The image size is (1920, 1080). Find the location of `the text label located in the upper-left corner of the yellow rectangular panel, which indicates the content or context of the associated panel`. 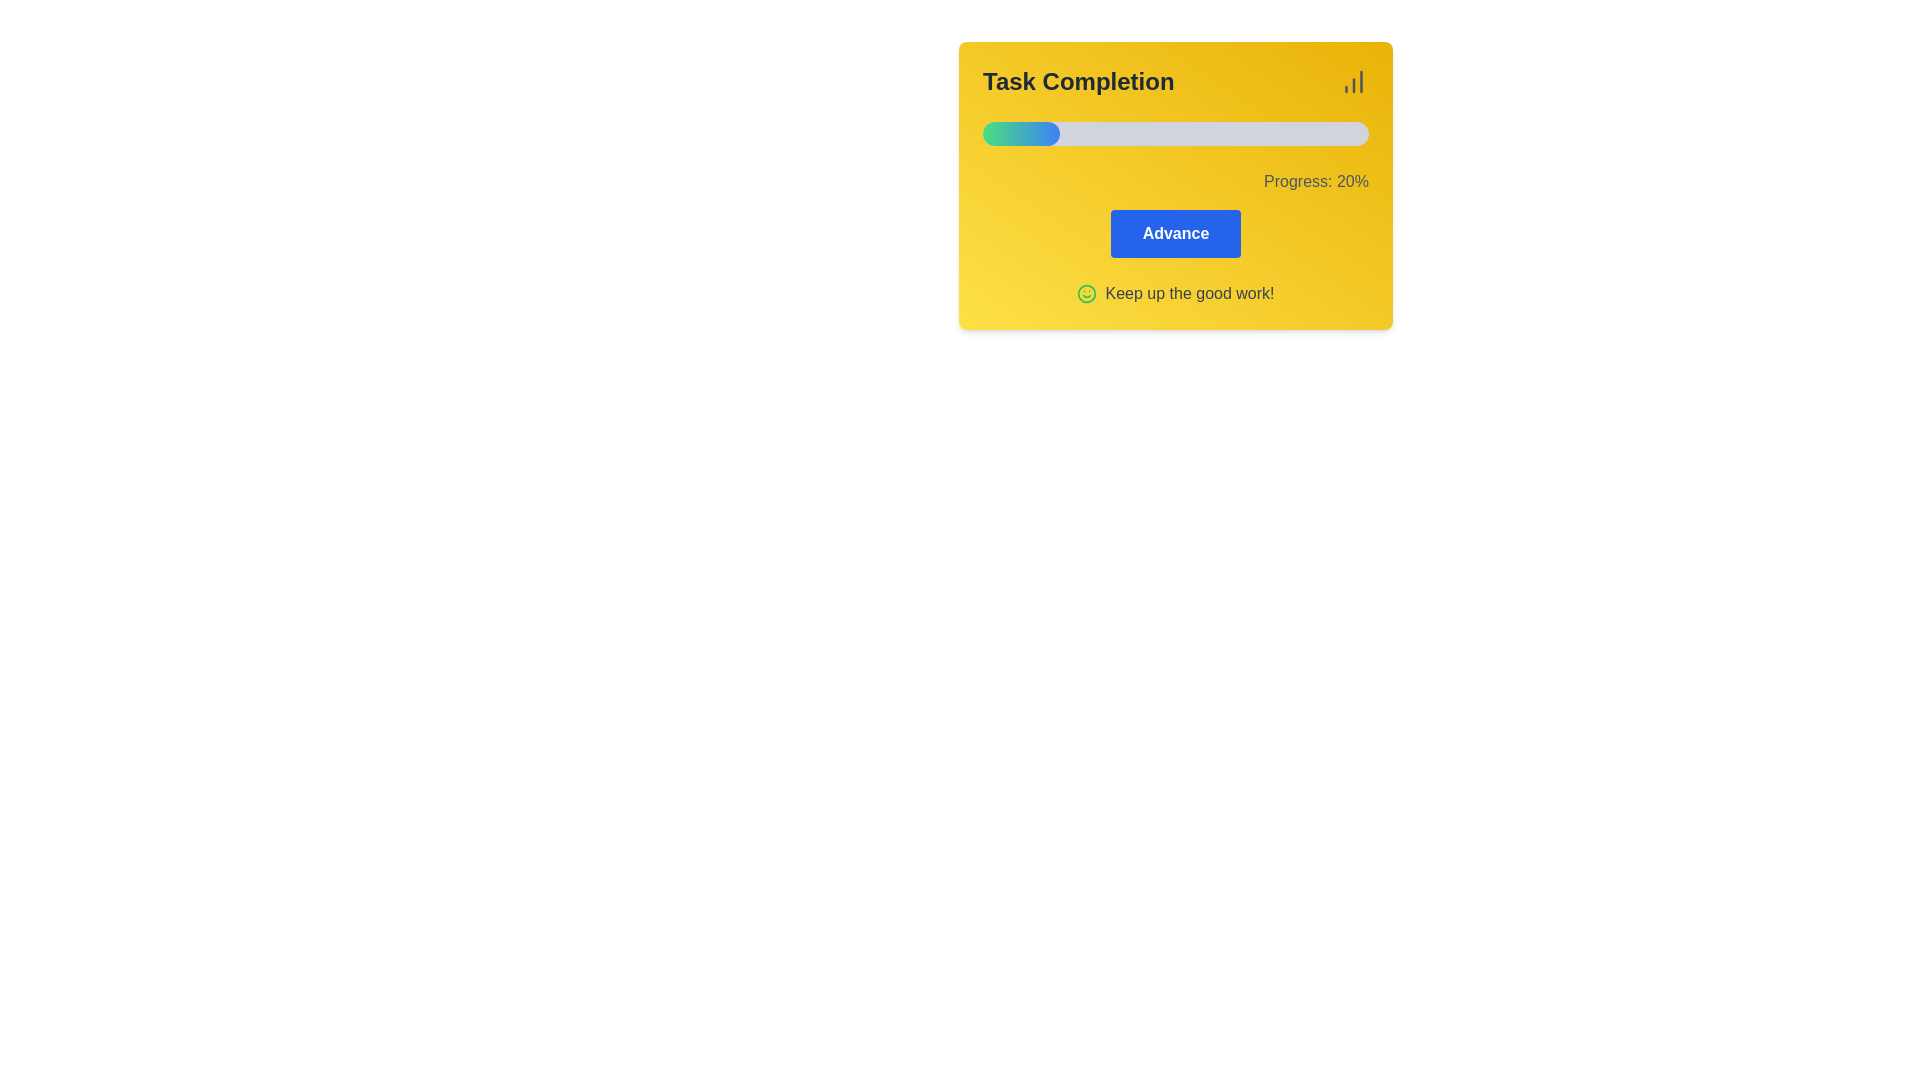

the text label located in the upper-left corner of the yellow rectangular panel, which indicates the content or context of the associated panel is located at coordinates (1077, 80).